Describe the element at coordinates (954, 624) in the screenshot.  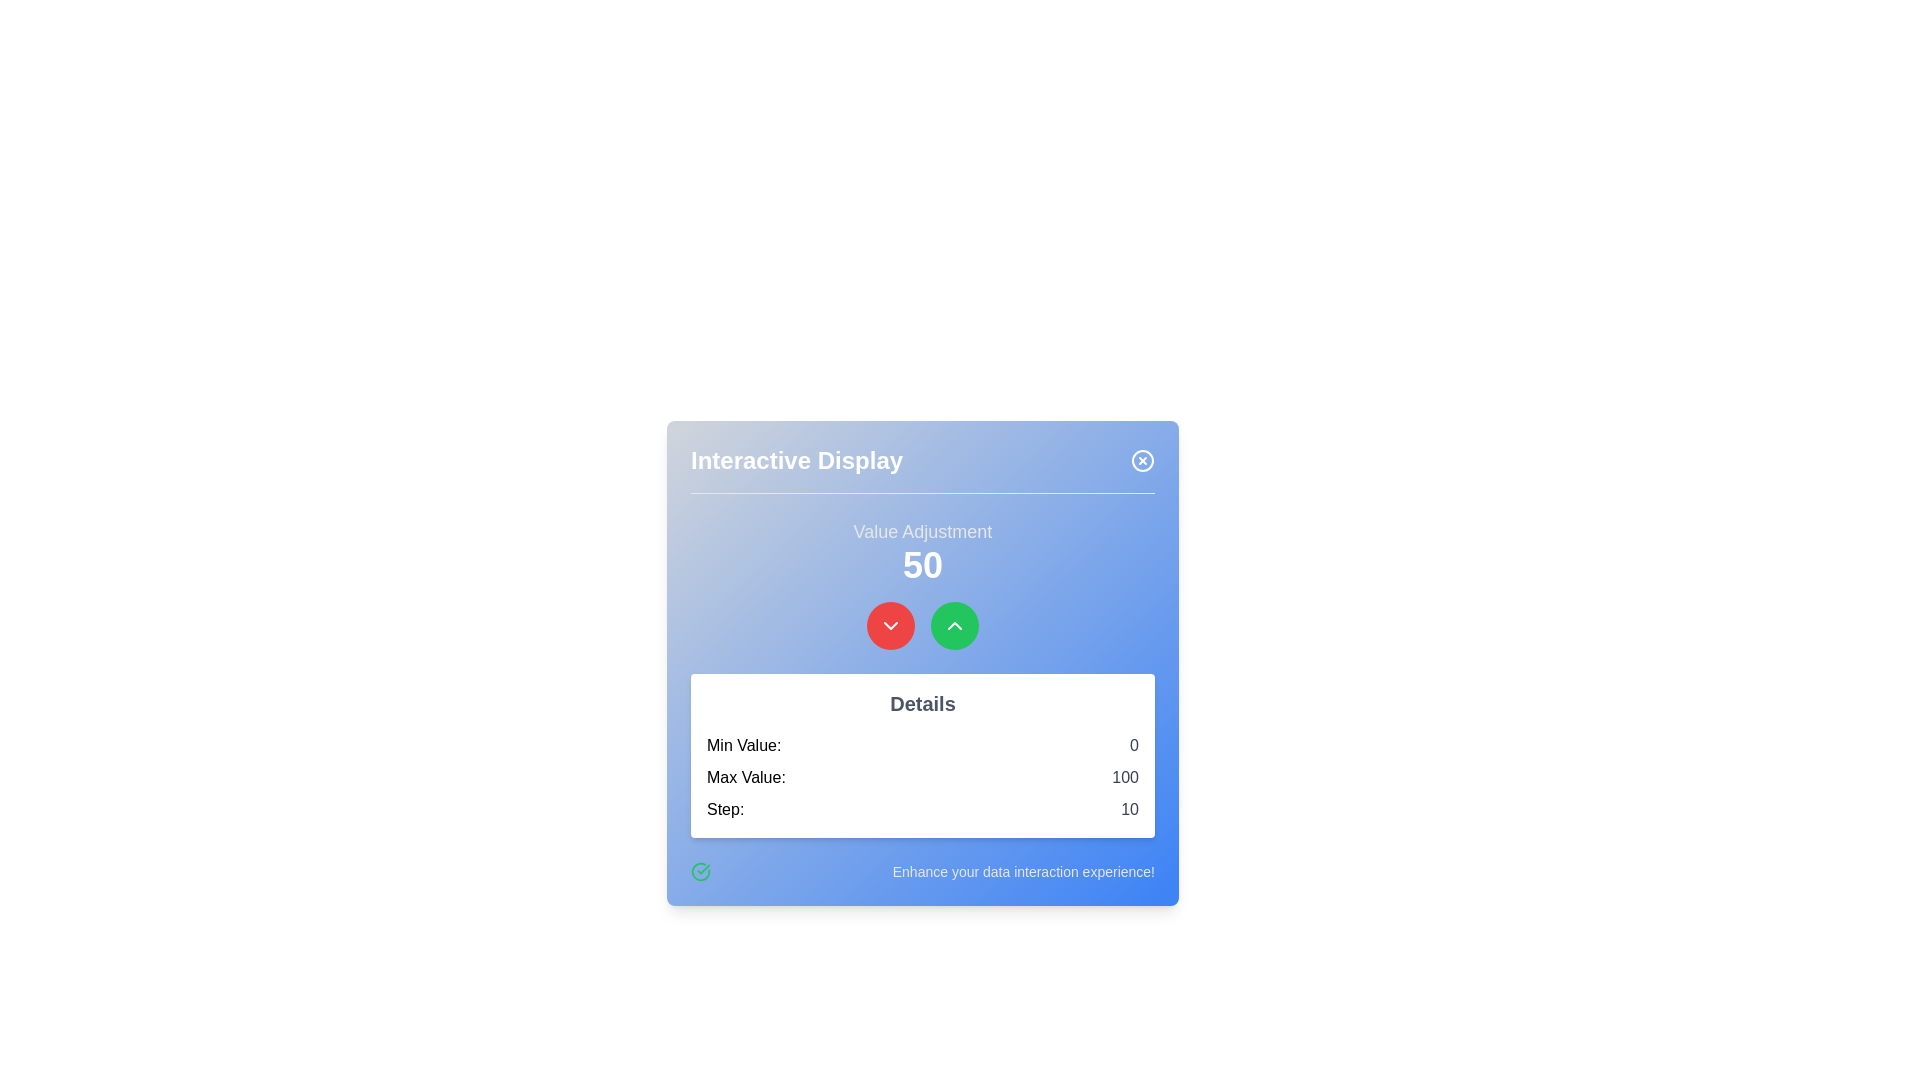
I see `the green circular Icon button featuring an upward chevron arrow` at that location.